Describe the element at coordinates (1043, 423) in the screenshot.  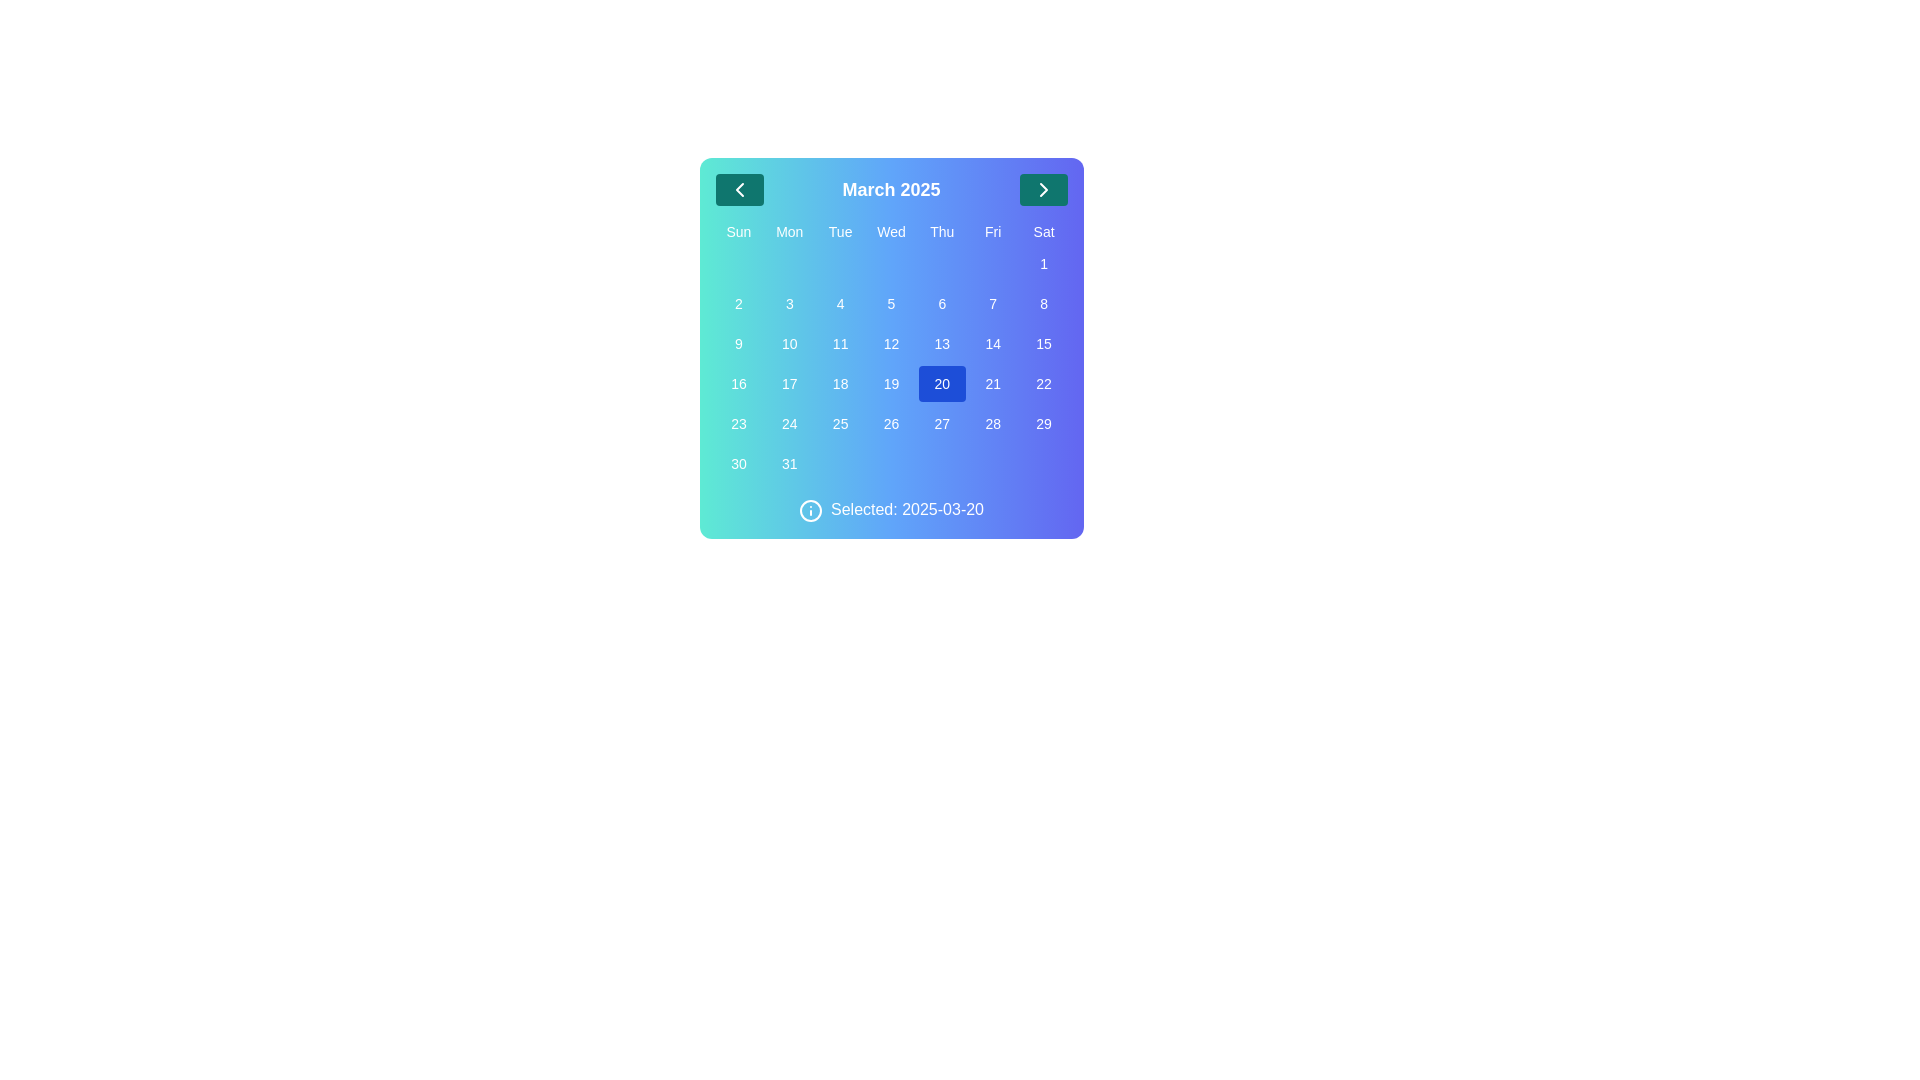
I see `the rounded button labeled '29' at the bottom row of the calendar layout` at that location.